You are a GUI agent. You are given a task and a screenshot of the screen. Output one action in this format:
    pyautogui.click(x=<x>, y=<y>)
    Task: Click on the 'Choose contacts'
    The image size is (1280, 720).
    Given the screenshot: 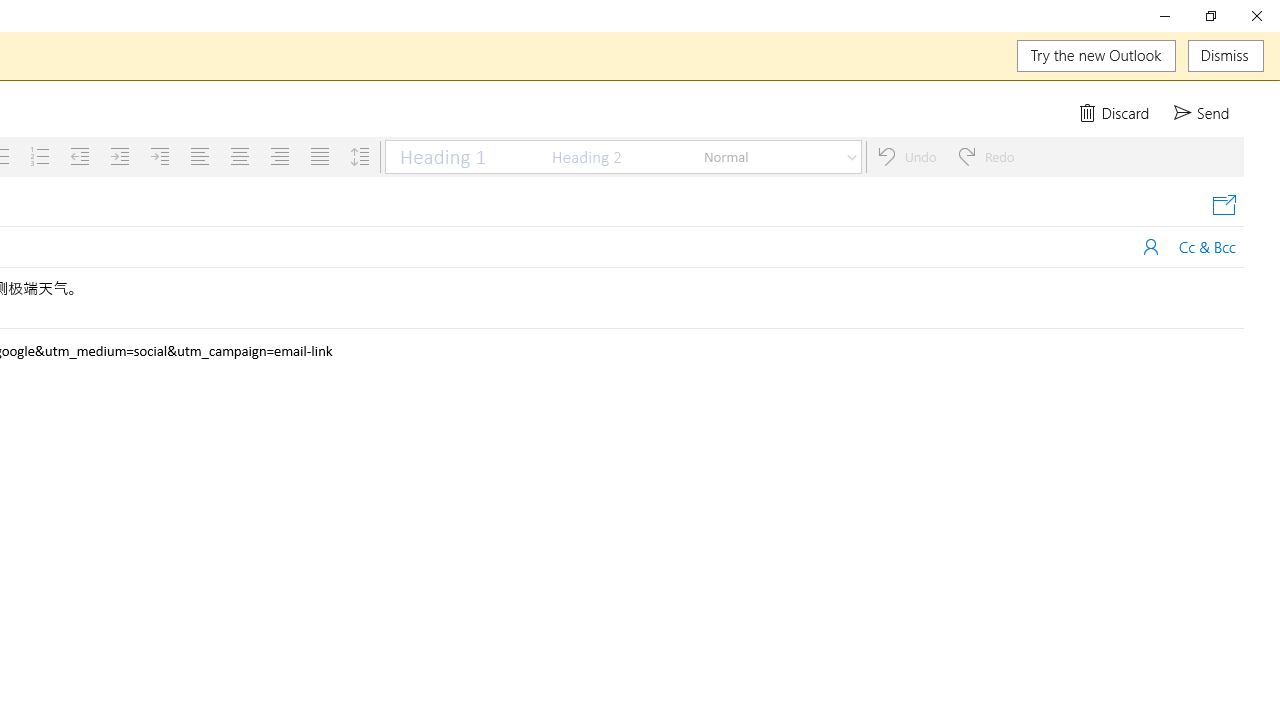 What is the action you would take?
    pyautogui.click(x=1151, y=245)
    